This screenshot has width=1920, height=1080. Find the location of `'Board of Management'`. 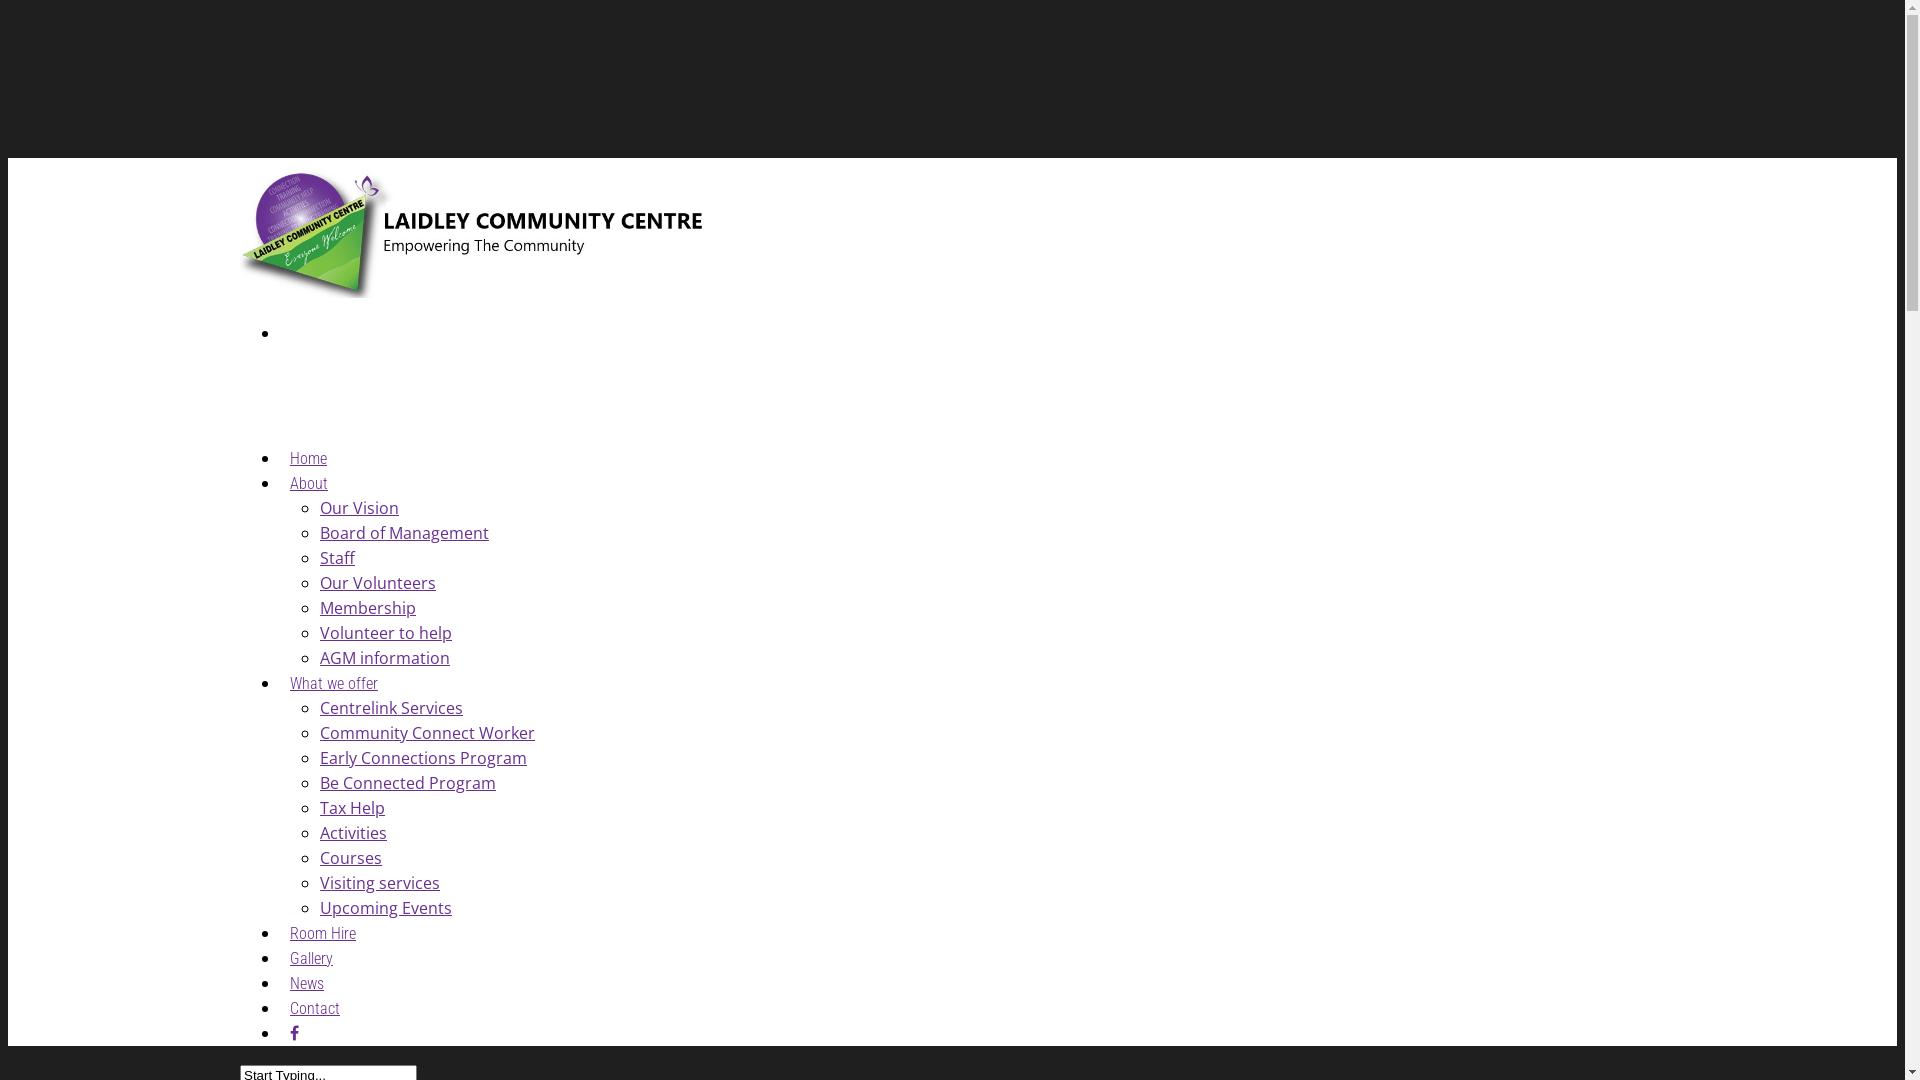

'Board of Management' is located at coordinates (403, 531).